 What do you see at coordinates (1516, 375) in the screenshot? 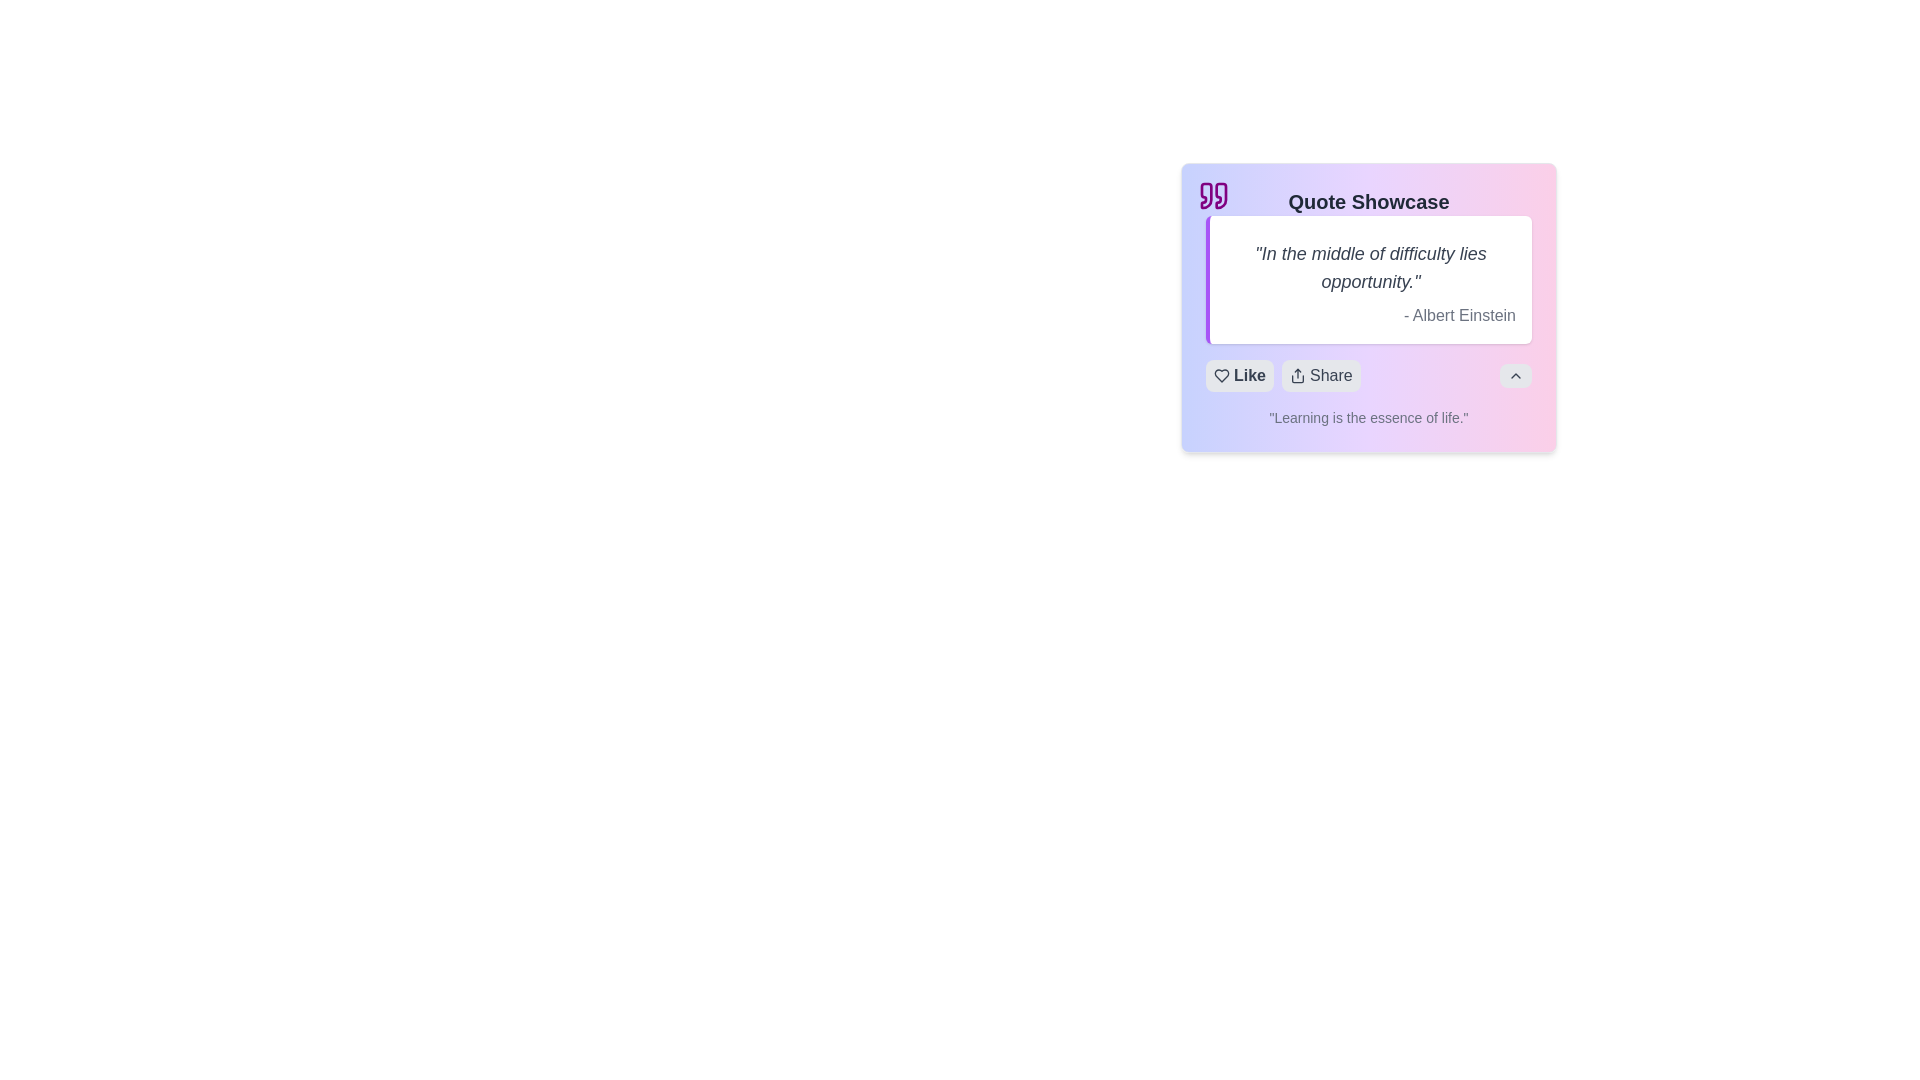
I see `the chevron icon button located at the top-right corner of the card interface` at bounding box center [1516, 375].